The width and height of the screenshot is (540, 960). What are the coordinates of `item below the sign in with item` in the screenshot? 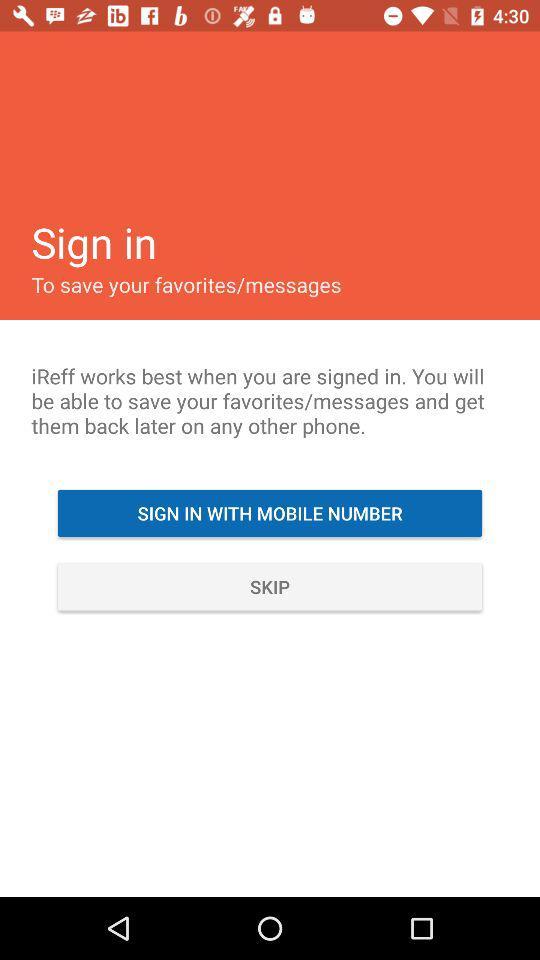 It's located at (270, 586).